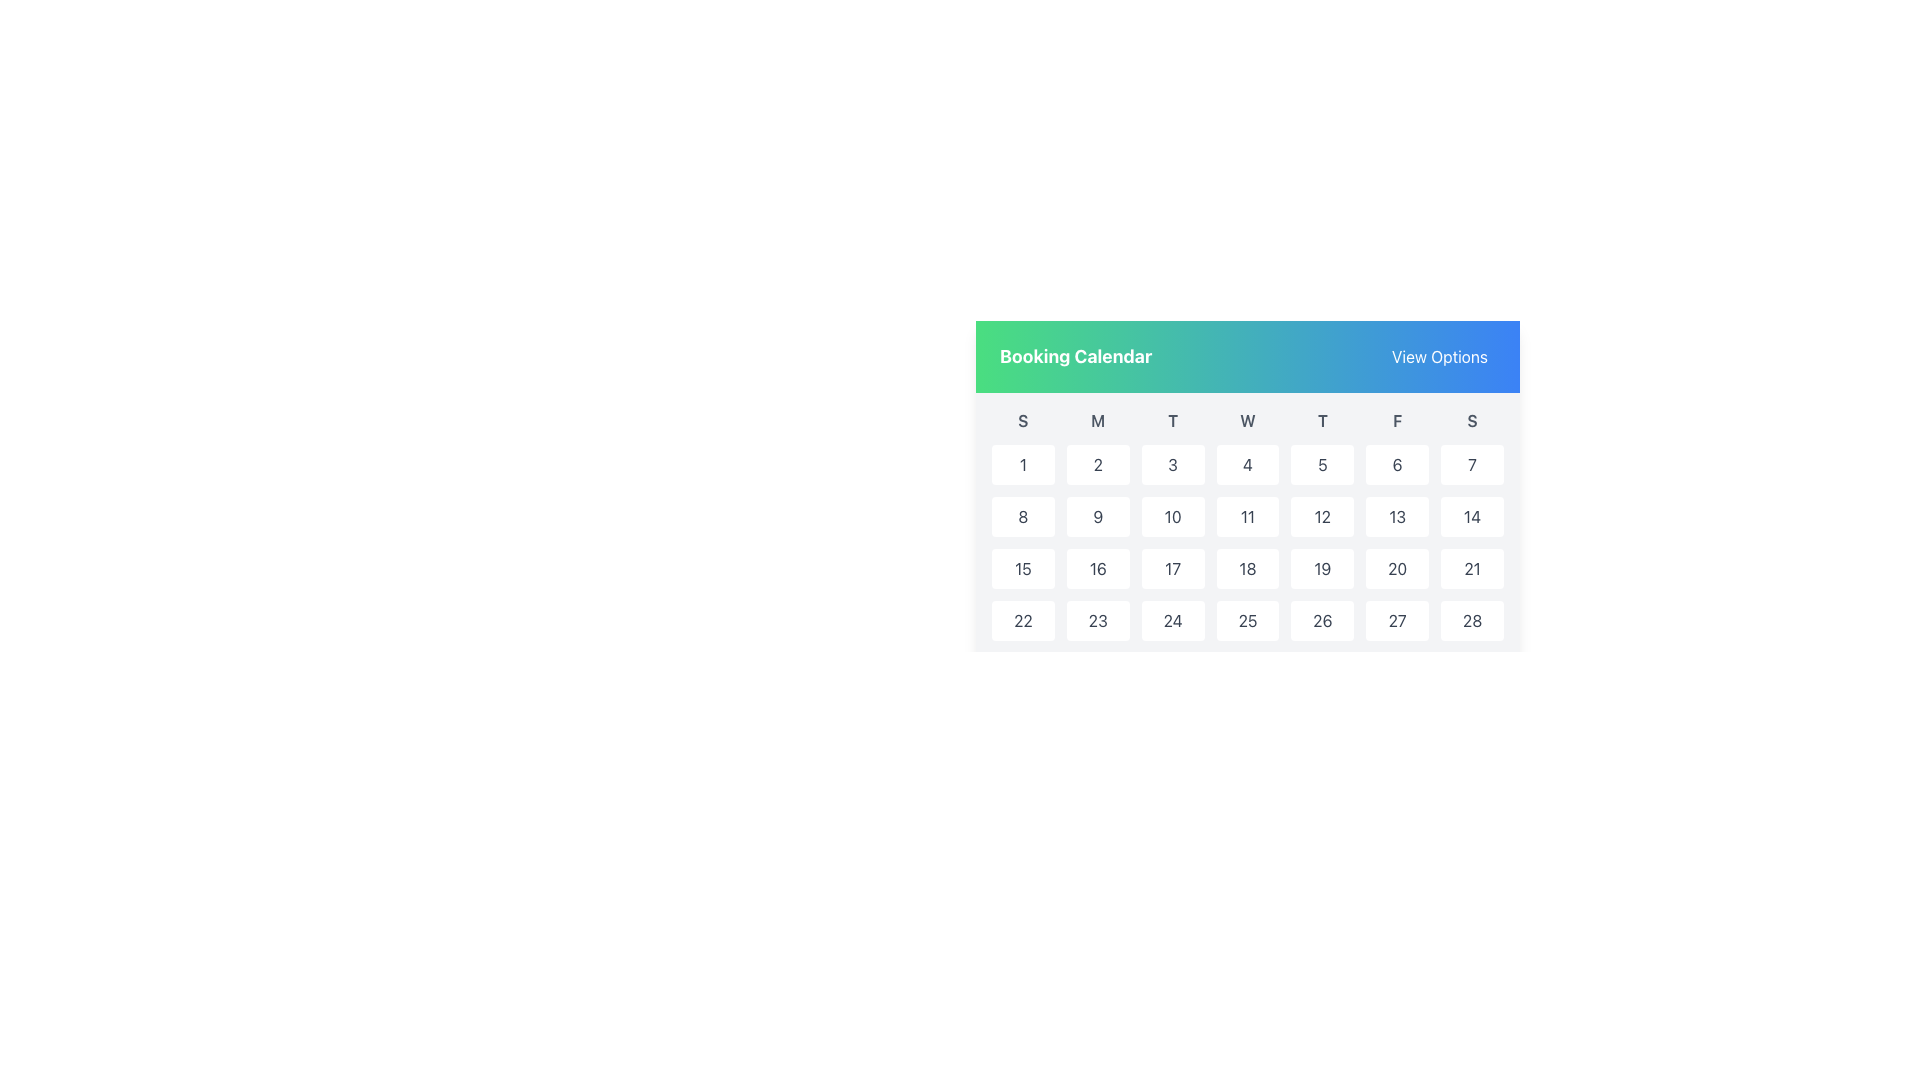 The height and width of the screenshot is (1080, 1920). What do you see at coordinates (1247, 419) in the screenshot?
I see `the bold letter 'W' which represents the fourth day in the calendar's row of days, located between 'T' and the second 'T'` at bounding box center [1247, 419].